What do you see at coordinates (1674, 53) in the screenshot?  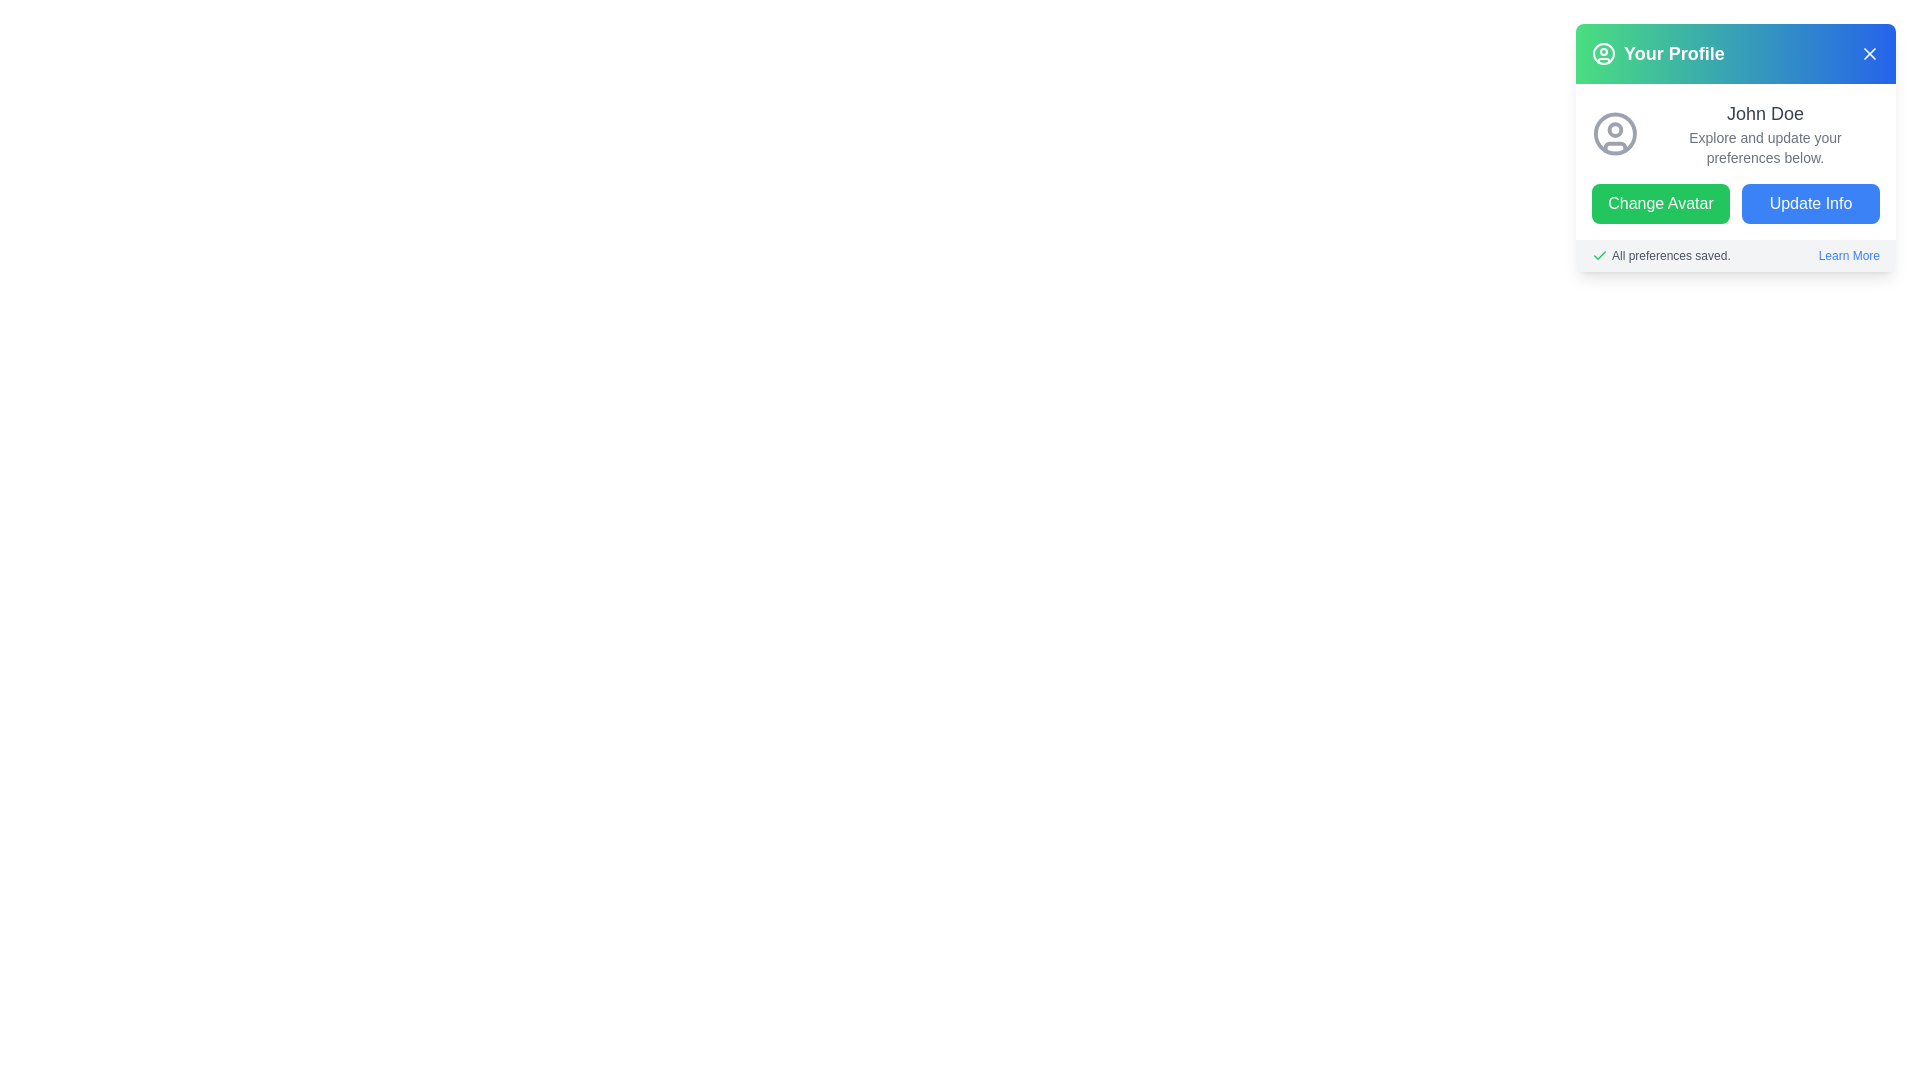 I see `text label displaying 'Your Profile' that is styled with a larger font size and bold weight, located to the right of the profile icon in the top-left corner of the card-like widget` at bounding box center [1674, 53].